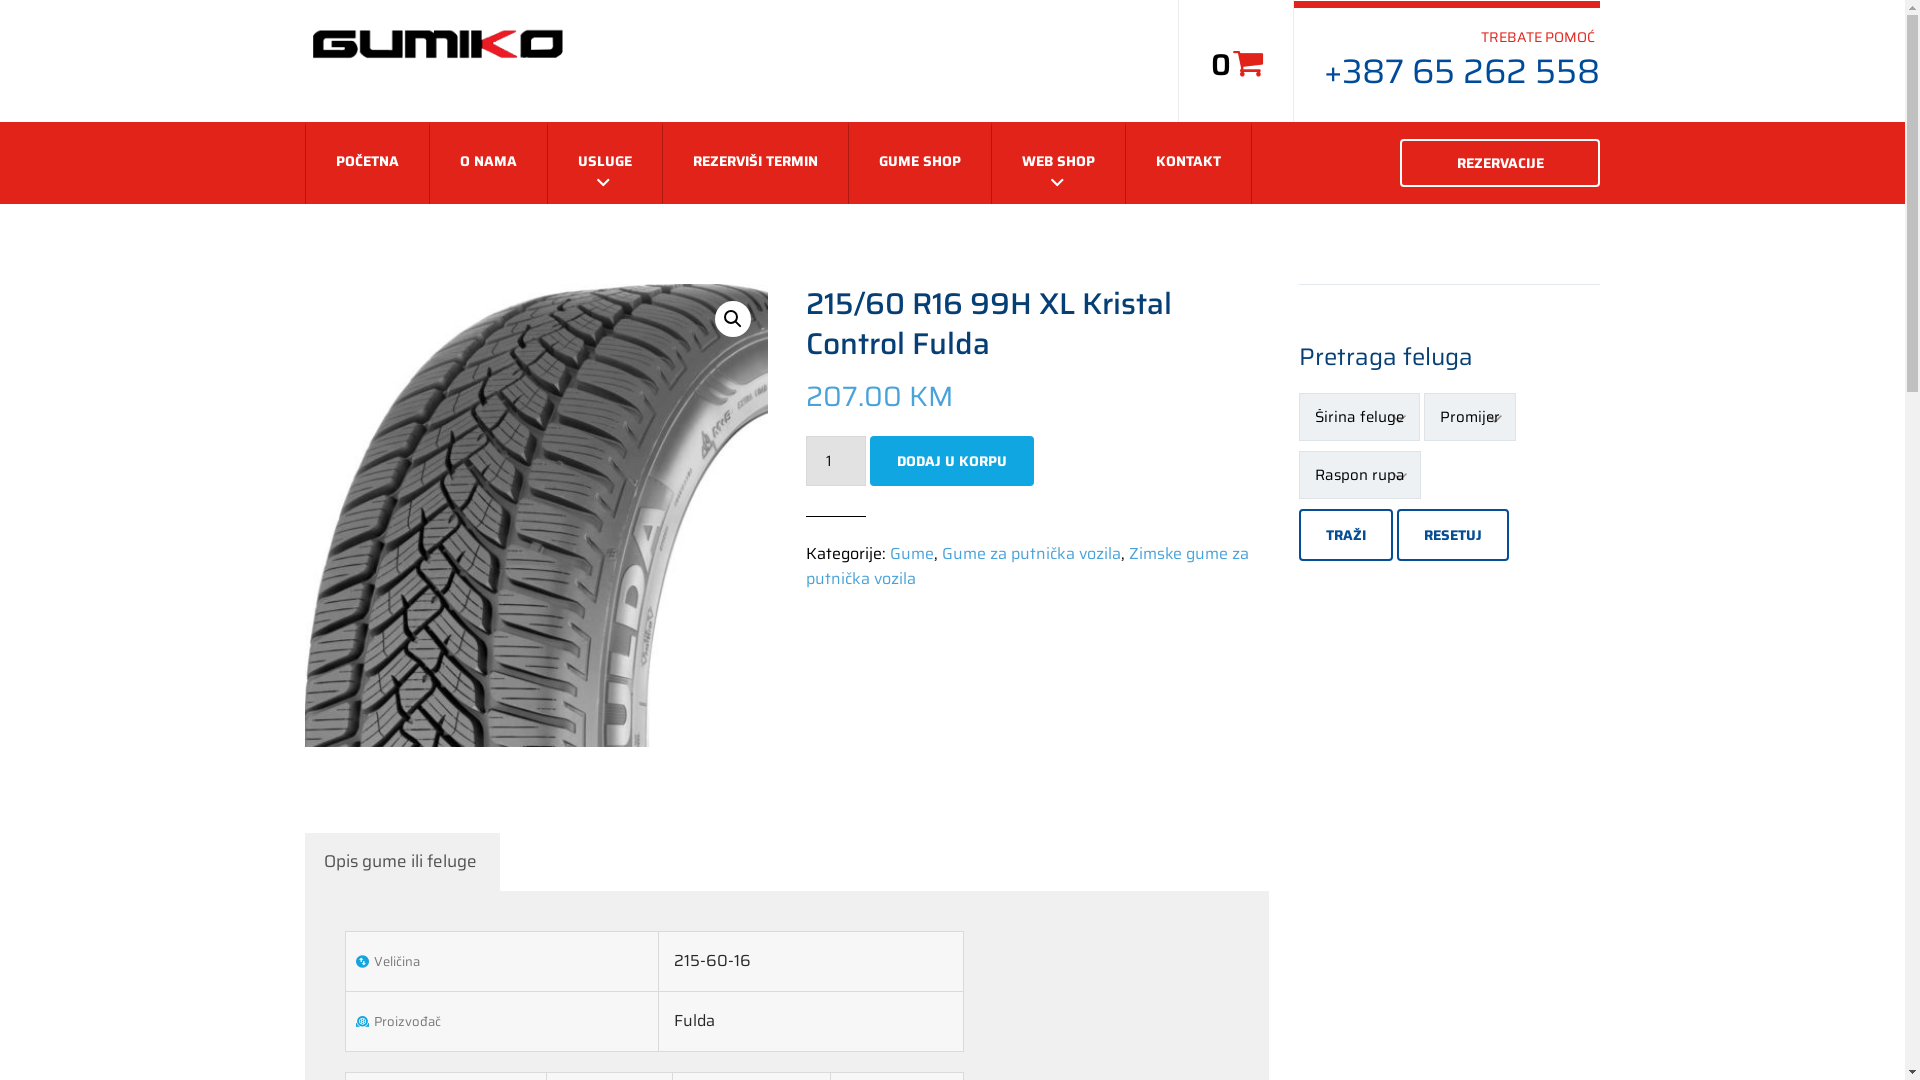  I want to click on 'DODAJ U KORPU', so click(950, 461).